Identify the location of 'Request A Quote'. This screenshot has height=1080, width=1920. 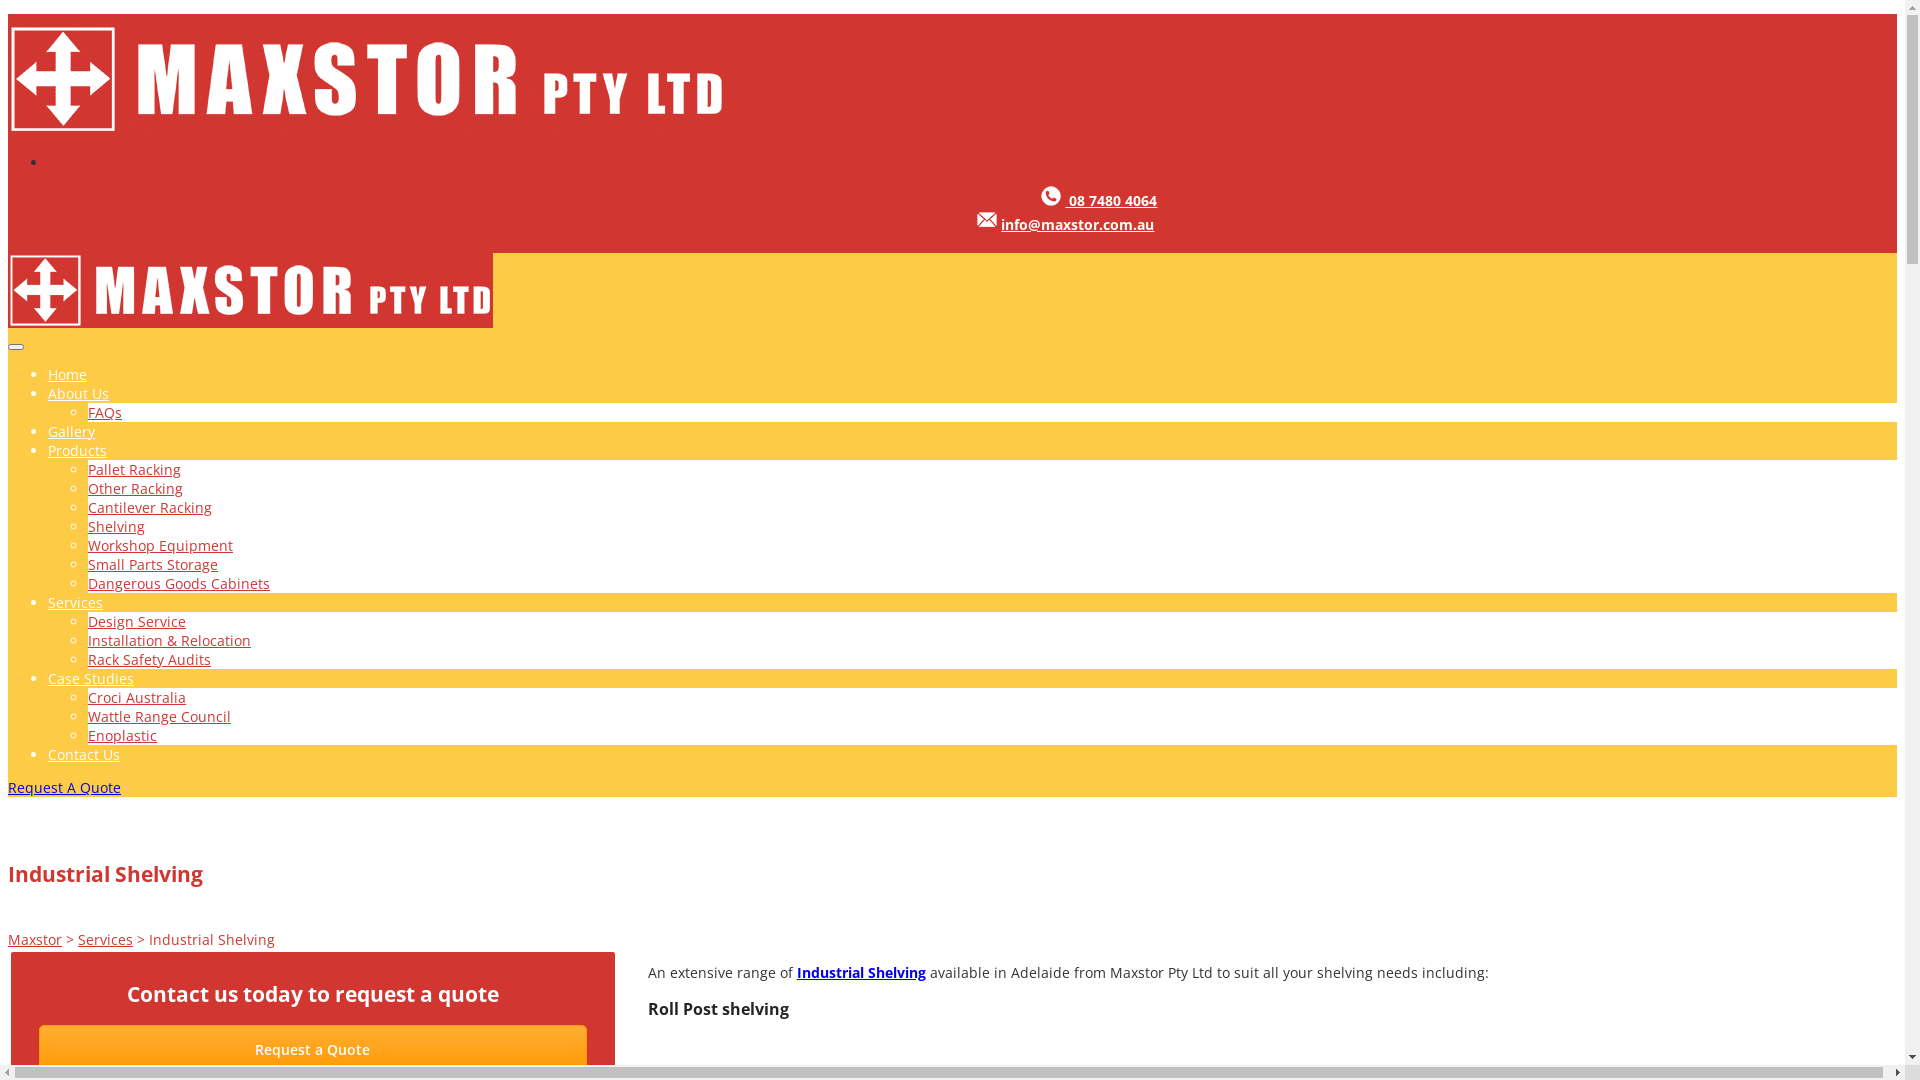
(64, 786).